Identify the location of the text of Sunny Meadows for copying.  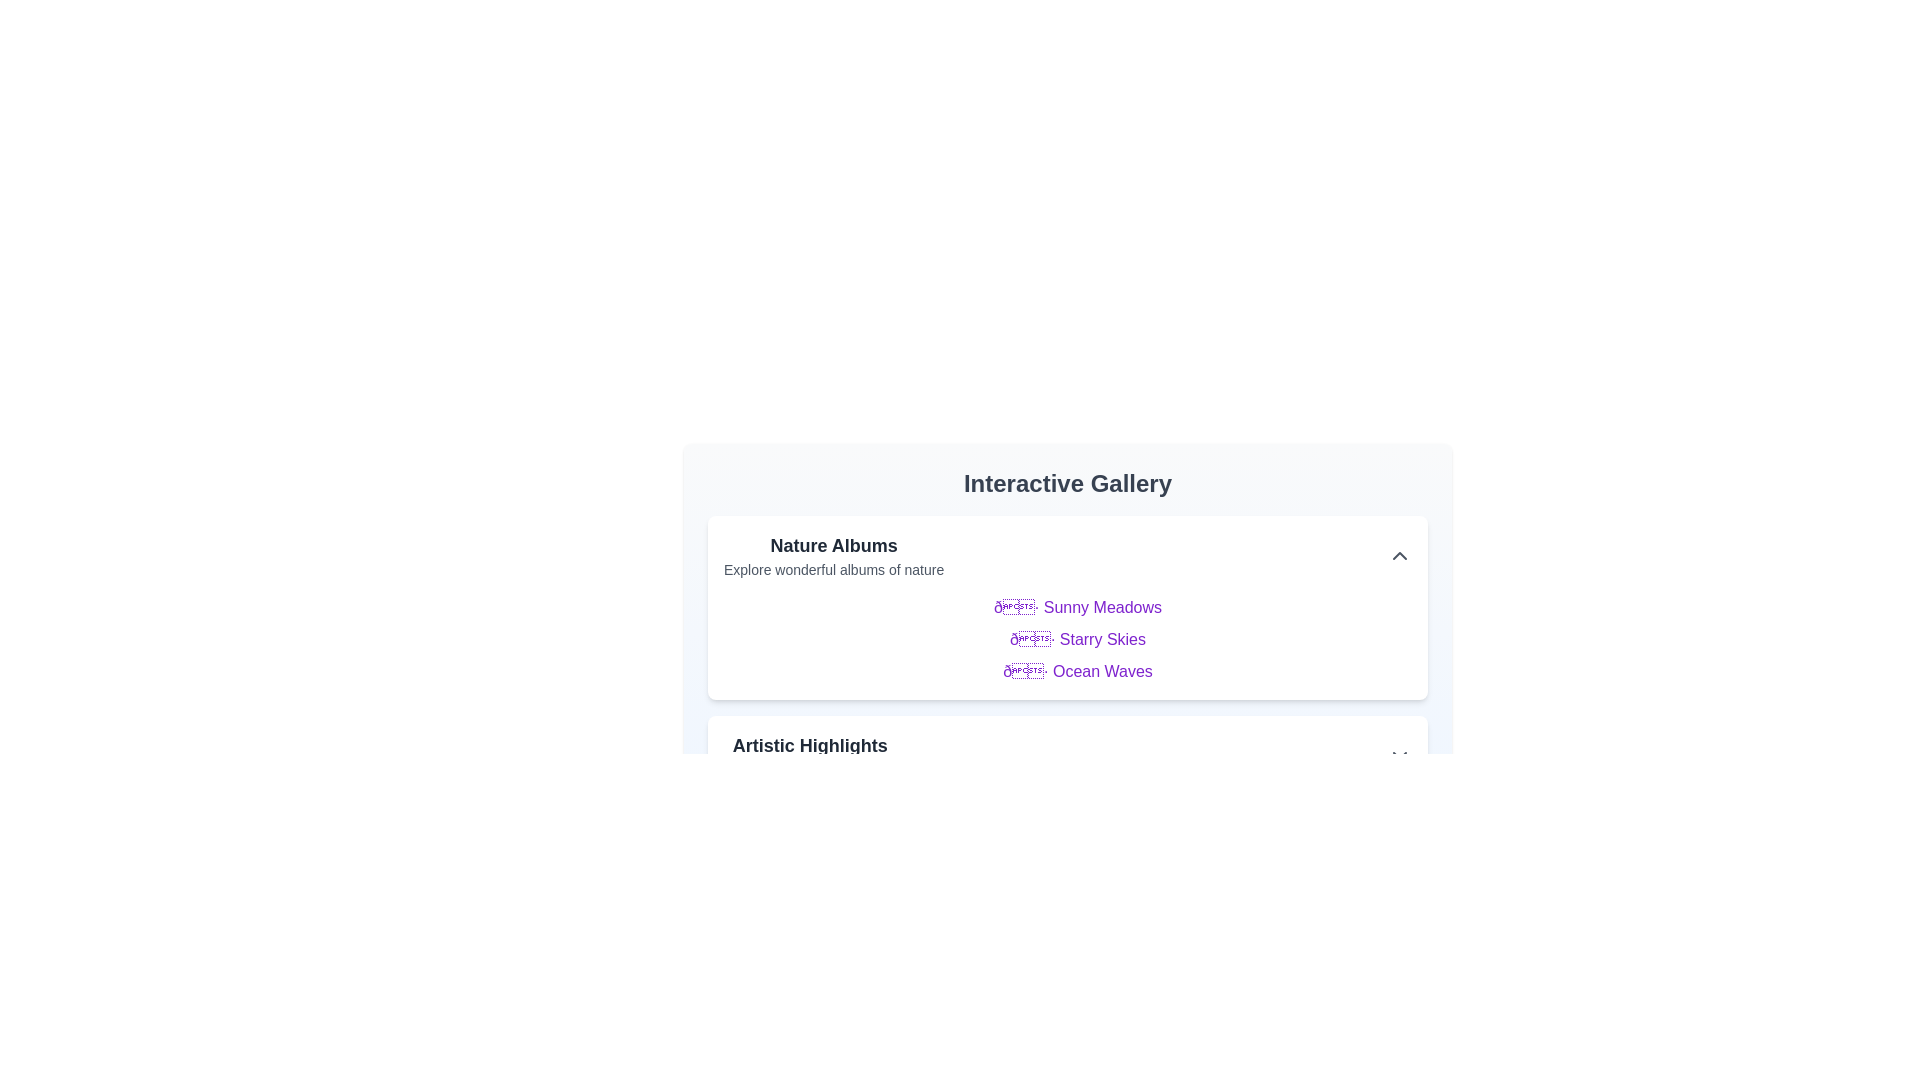
(1077, 607).